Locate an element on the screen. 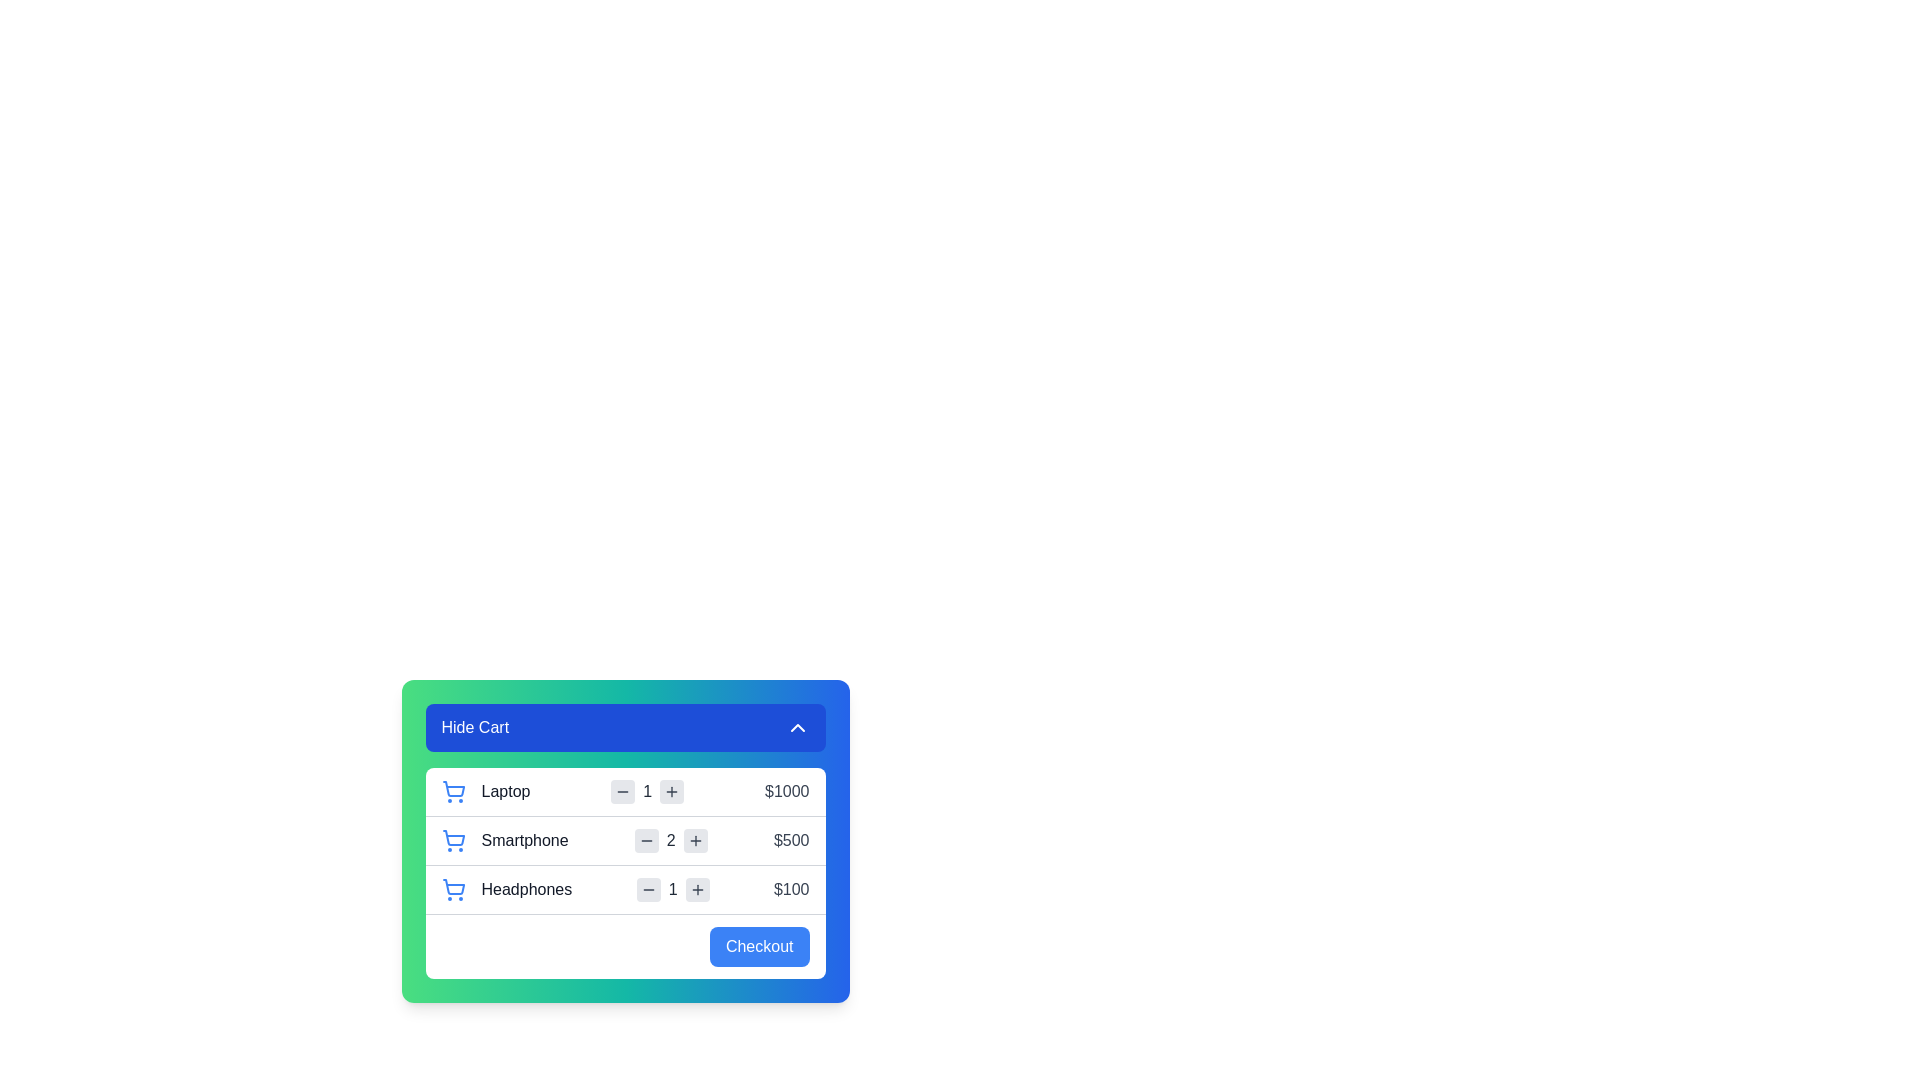 This screenshot has height=1080, width=1920. text content of the 'Laptop' label, which is displayed in bold dark gray next to the shopping cart icon in the cart interface is located at coordinates (485, 790).